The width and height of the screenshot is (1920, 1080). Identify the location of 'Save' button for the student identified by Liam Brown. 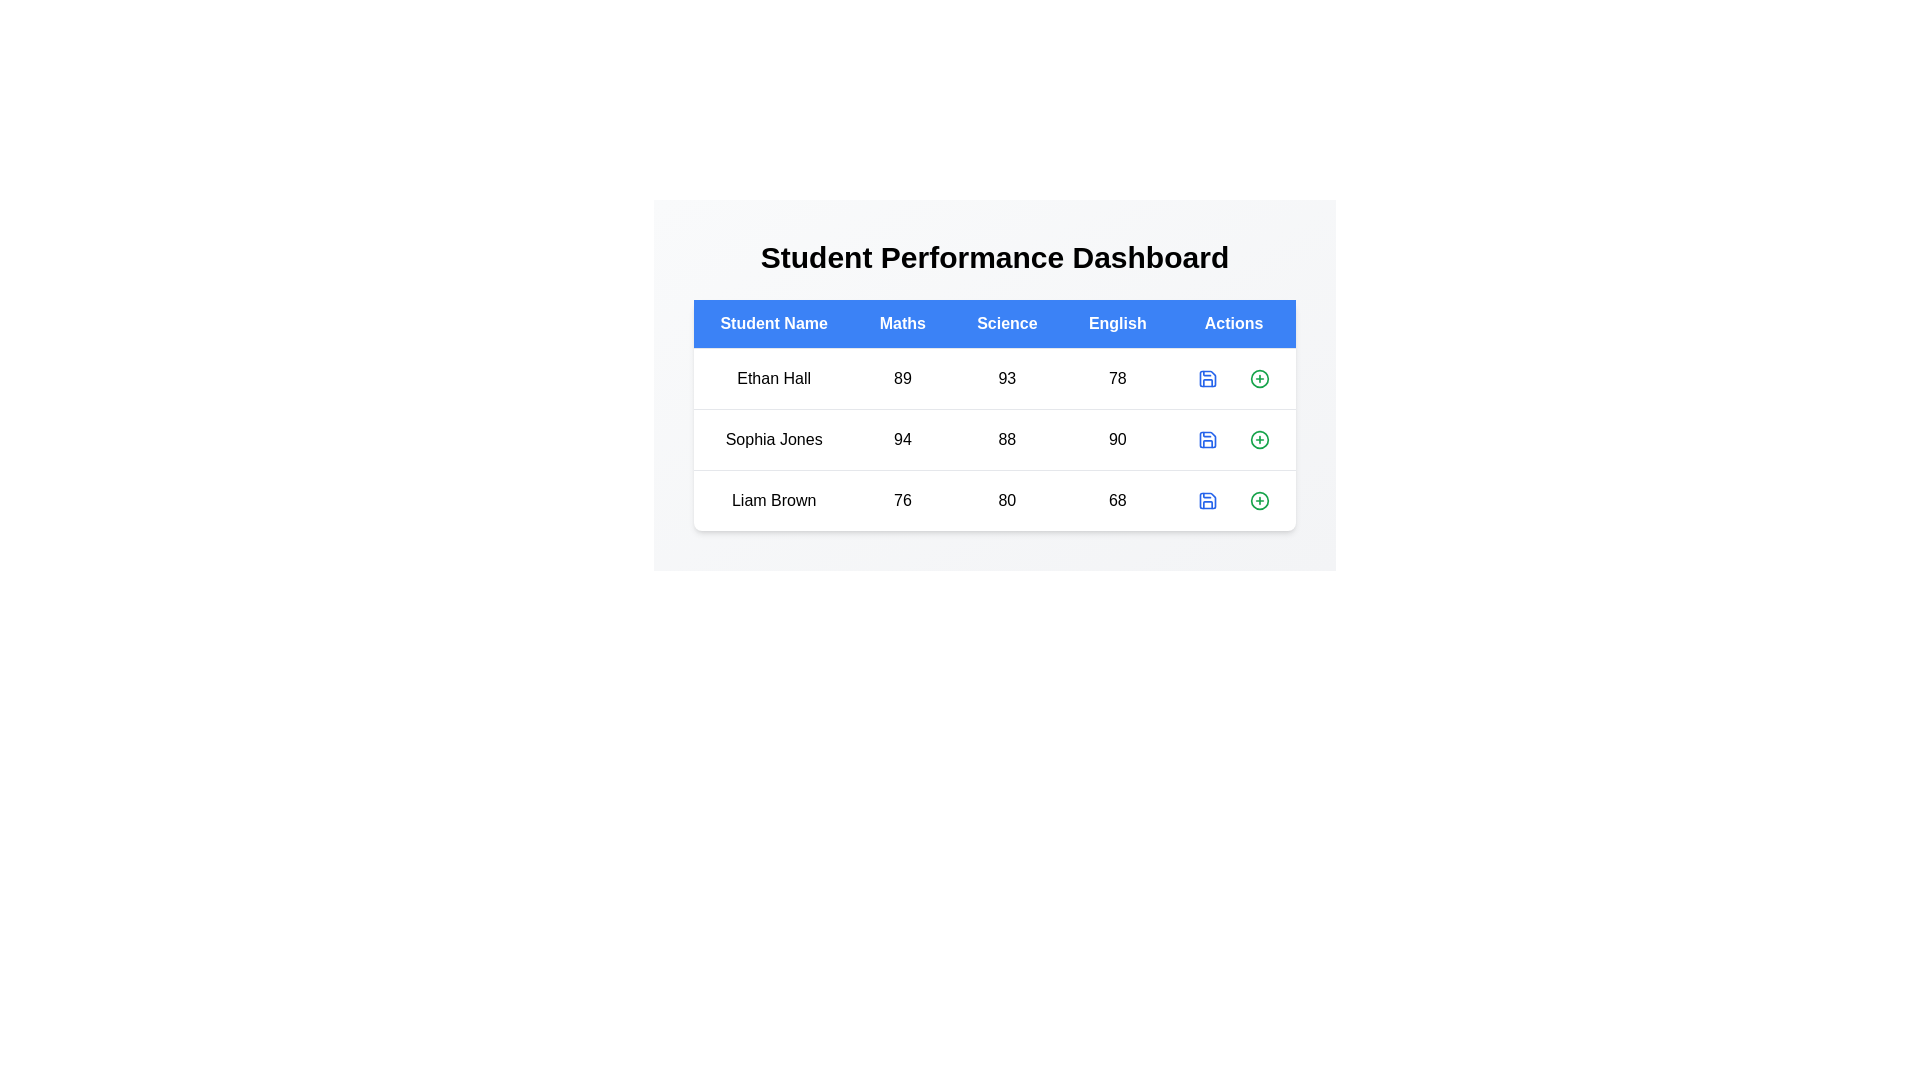
(1207, 500).